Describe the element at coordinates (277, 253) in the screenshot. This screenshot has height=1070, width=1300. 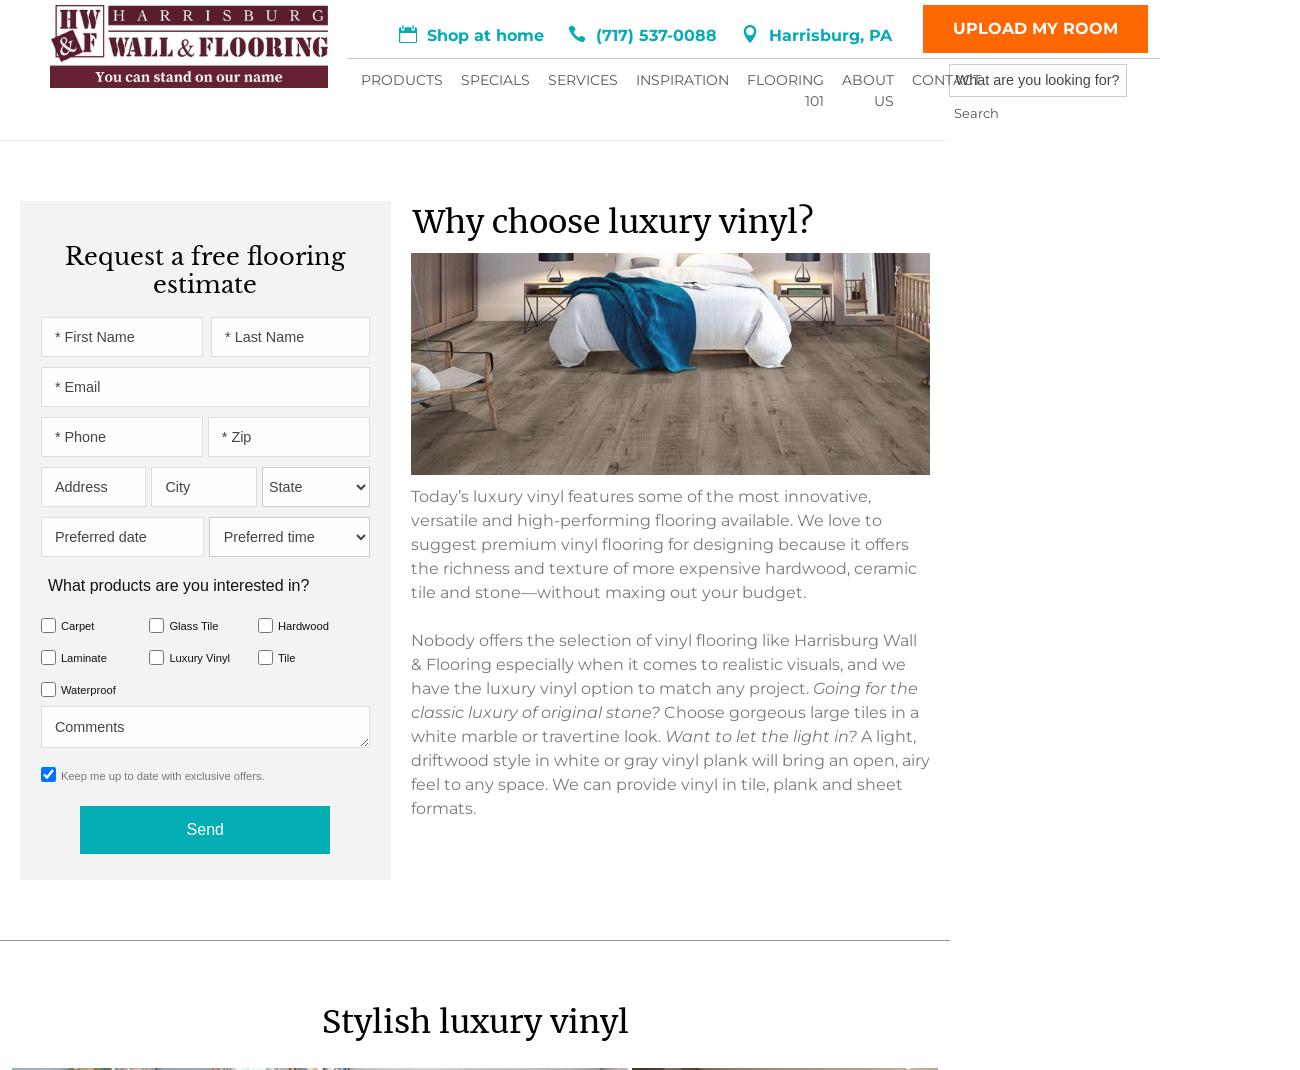
I see `'Luxury vinyl is durable and waterproof so maintenance is a breeze.'` at that location.